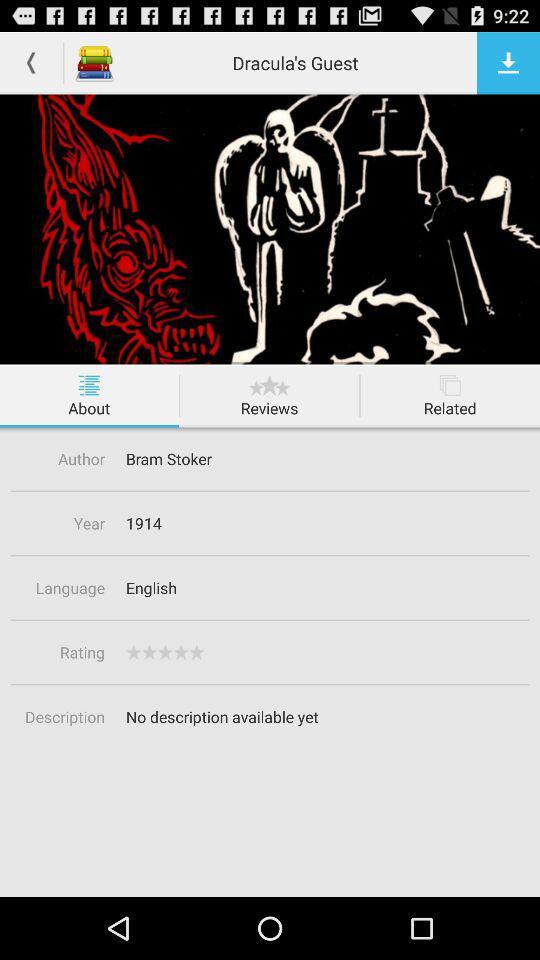 The image size is (540, 960). What do you see at coordinates (508, 62) in the screenshot?
I see `download icon` at bounding box center [508, 62].